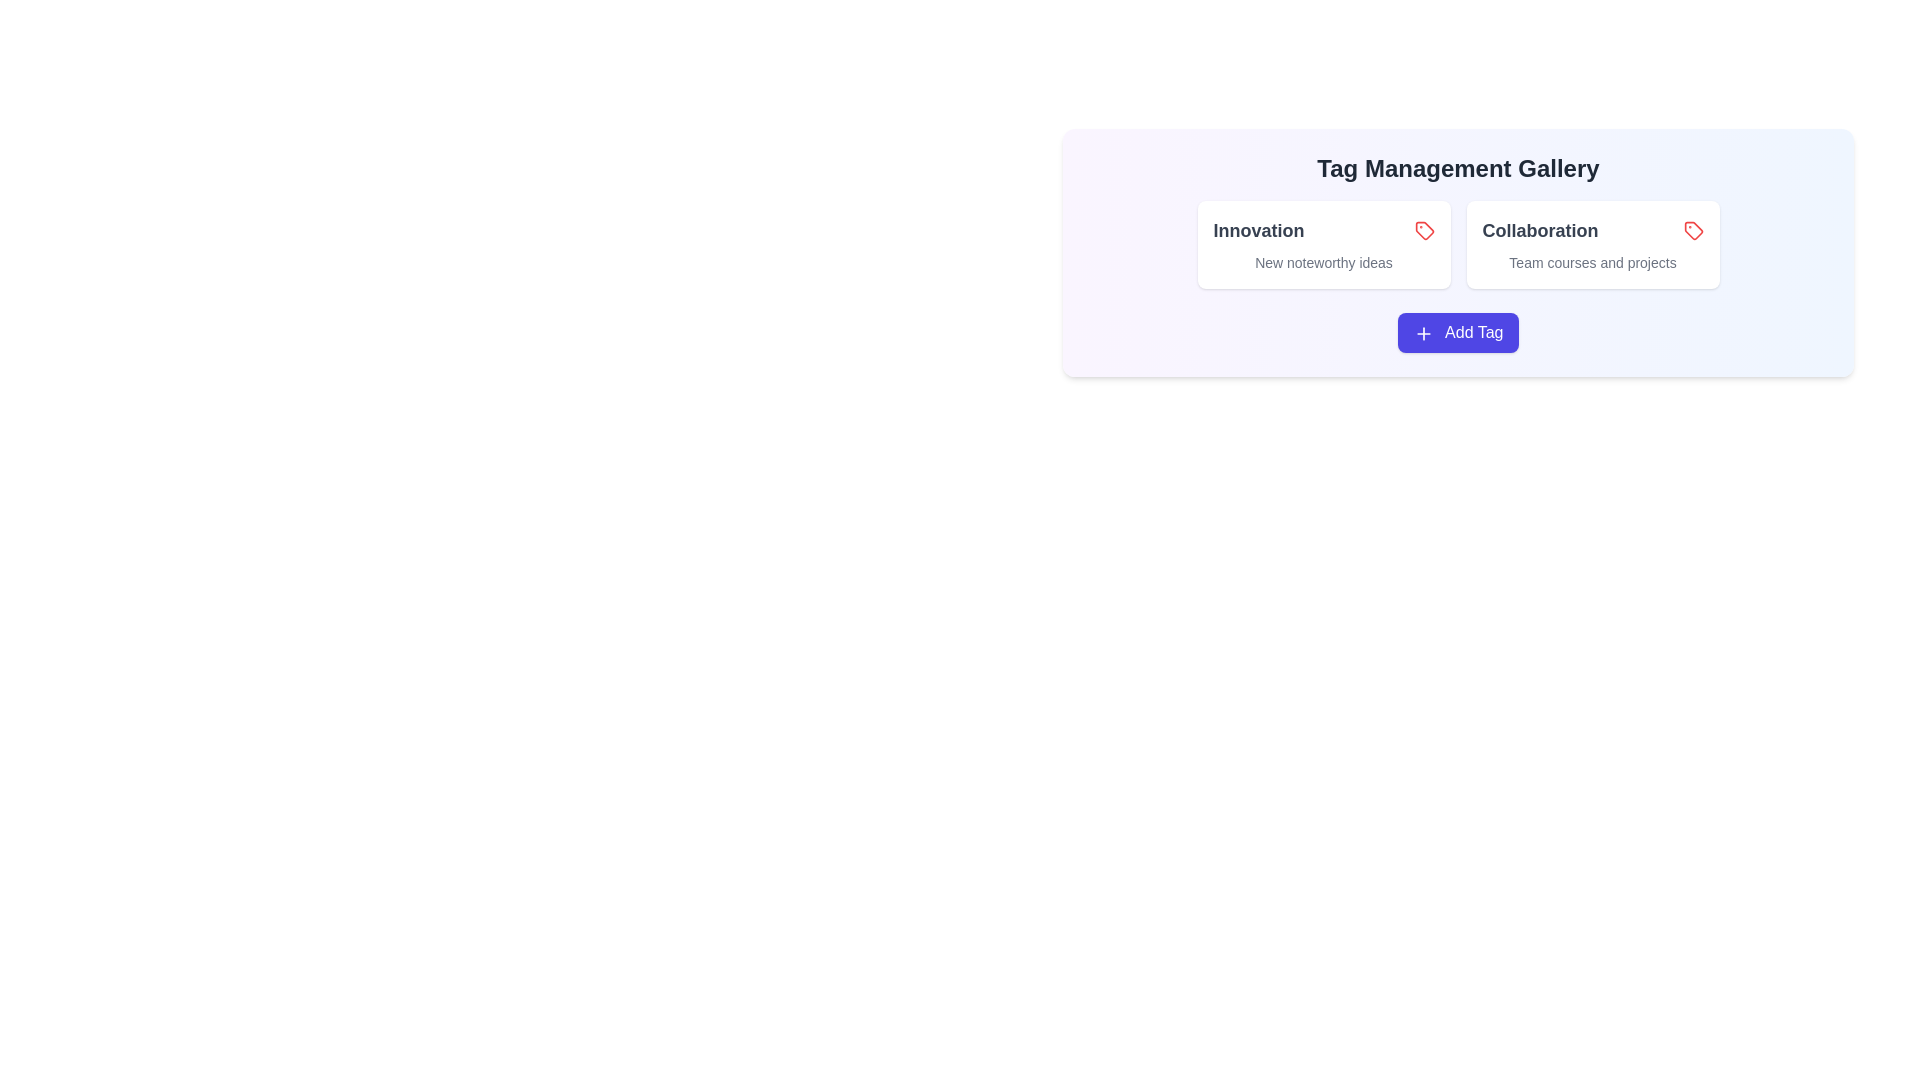  Describe the element at coordinates (1692, 230) in the screenshot. I see `the red tag-like icon button located on the right side of the 'Collaboration' section` at that location.